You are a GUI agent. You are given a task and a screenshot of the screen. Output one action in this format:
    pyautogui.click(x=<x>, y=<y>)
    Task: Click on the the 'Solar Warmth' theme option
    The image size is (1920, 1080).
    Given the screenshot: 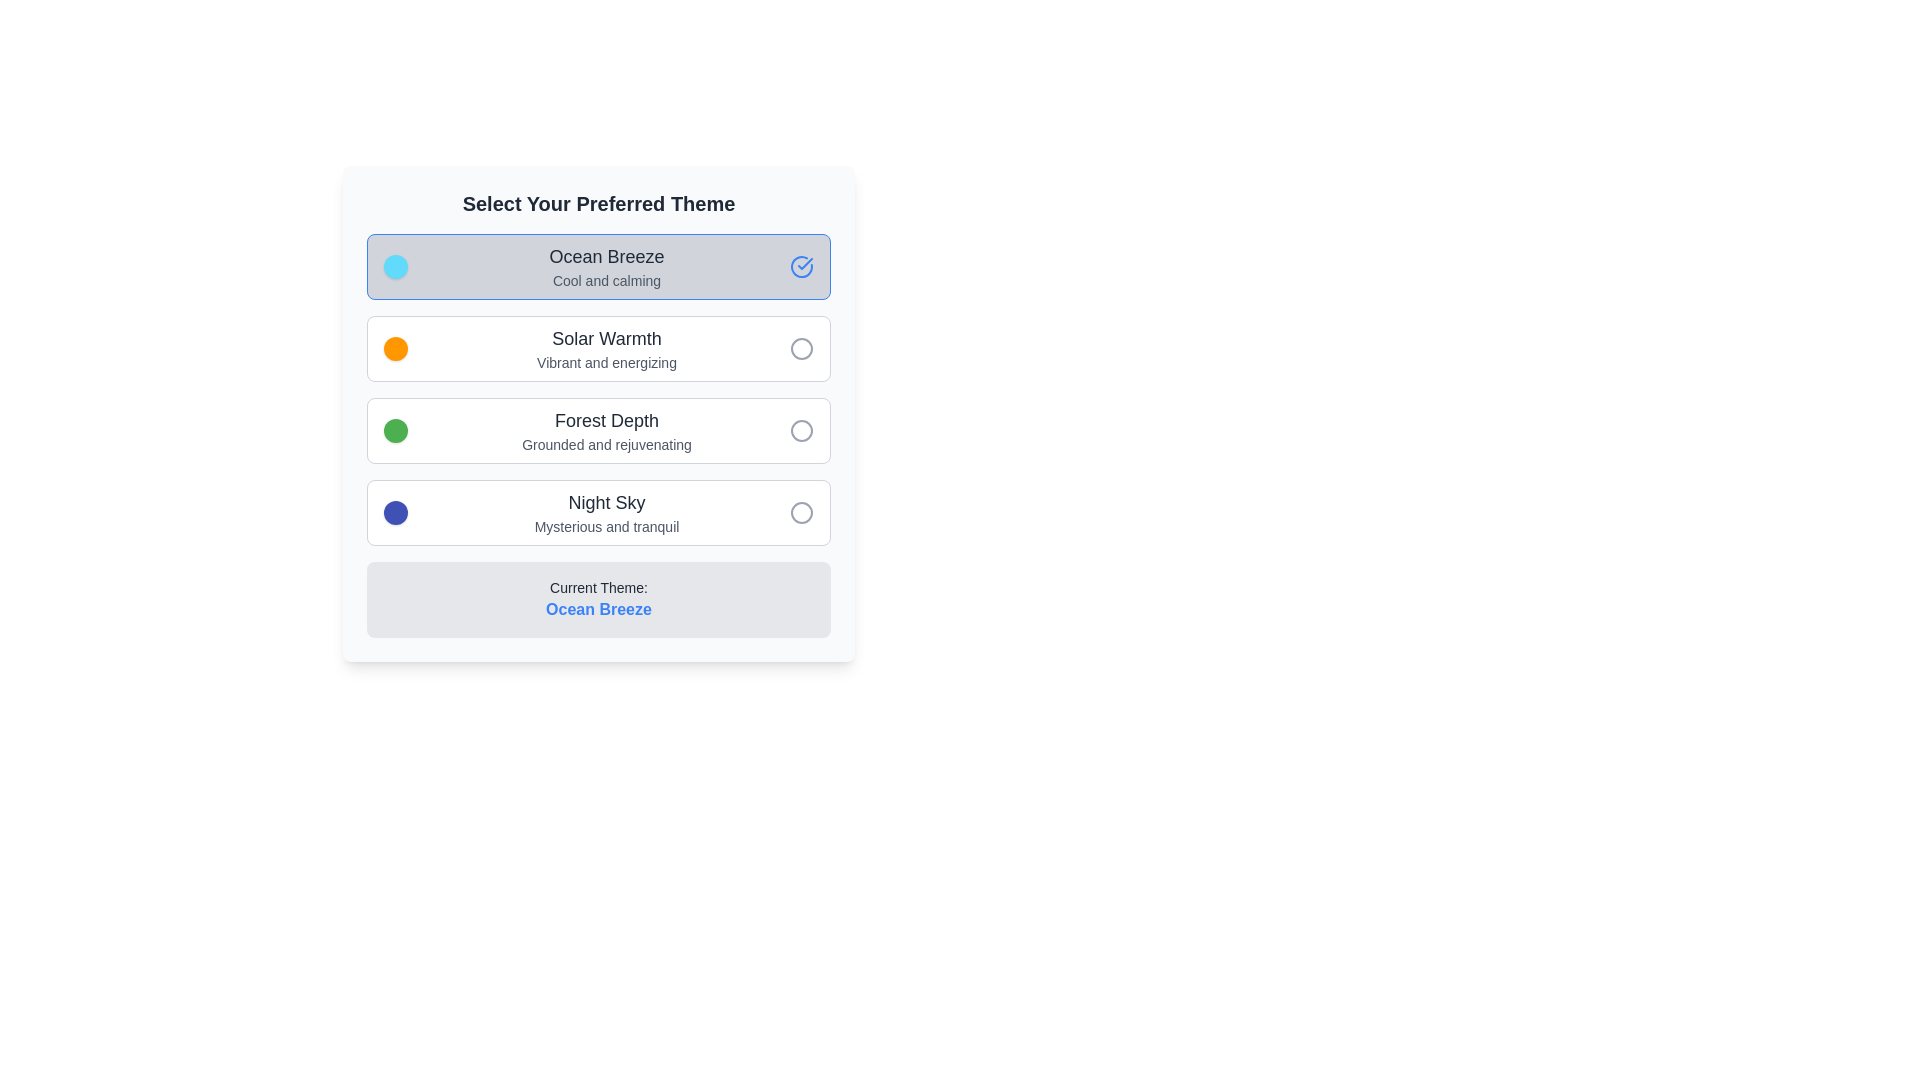 What is the action you would take?
    pyautogui.click(x=598, y=347)
    